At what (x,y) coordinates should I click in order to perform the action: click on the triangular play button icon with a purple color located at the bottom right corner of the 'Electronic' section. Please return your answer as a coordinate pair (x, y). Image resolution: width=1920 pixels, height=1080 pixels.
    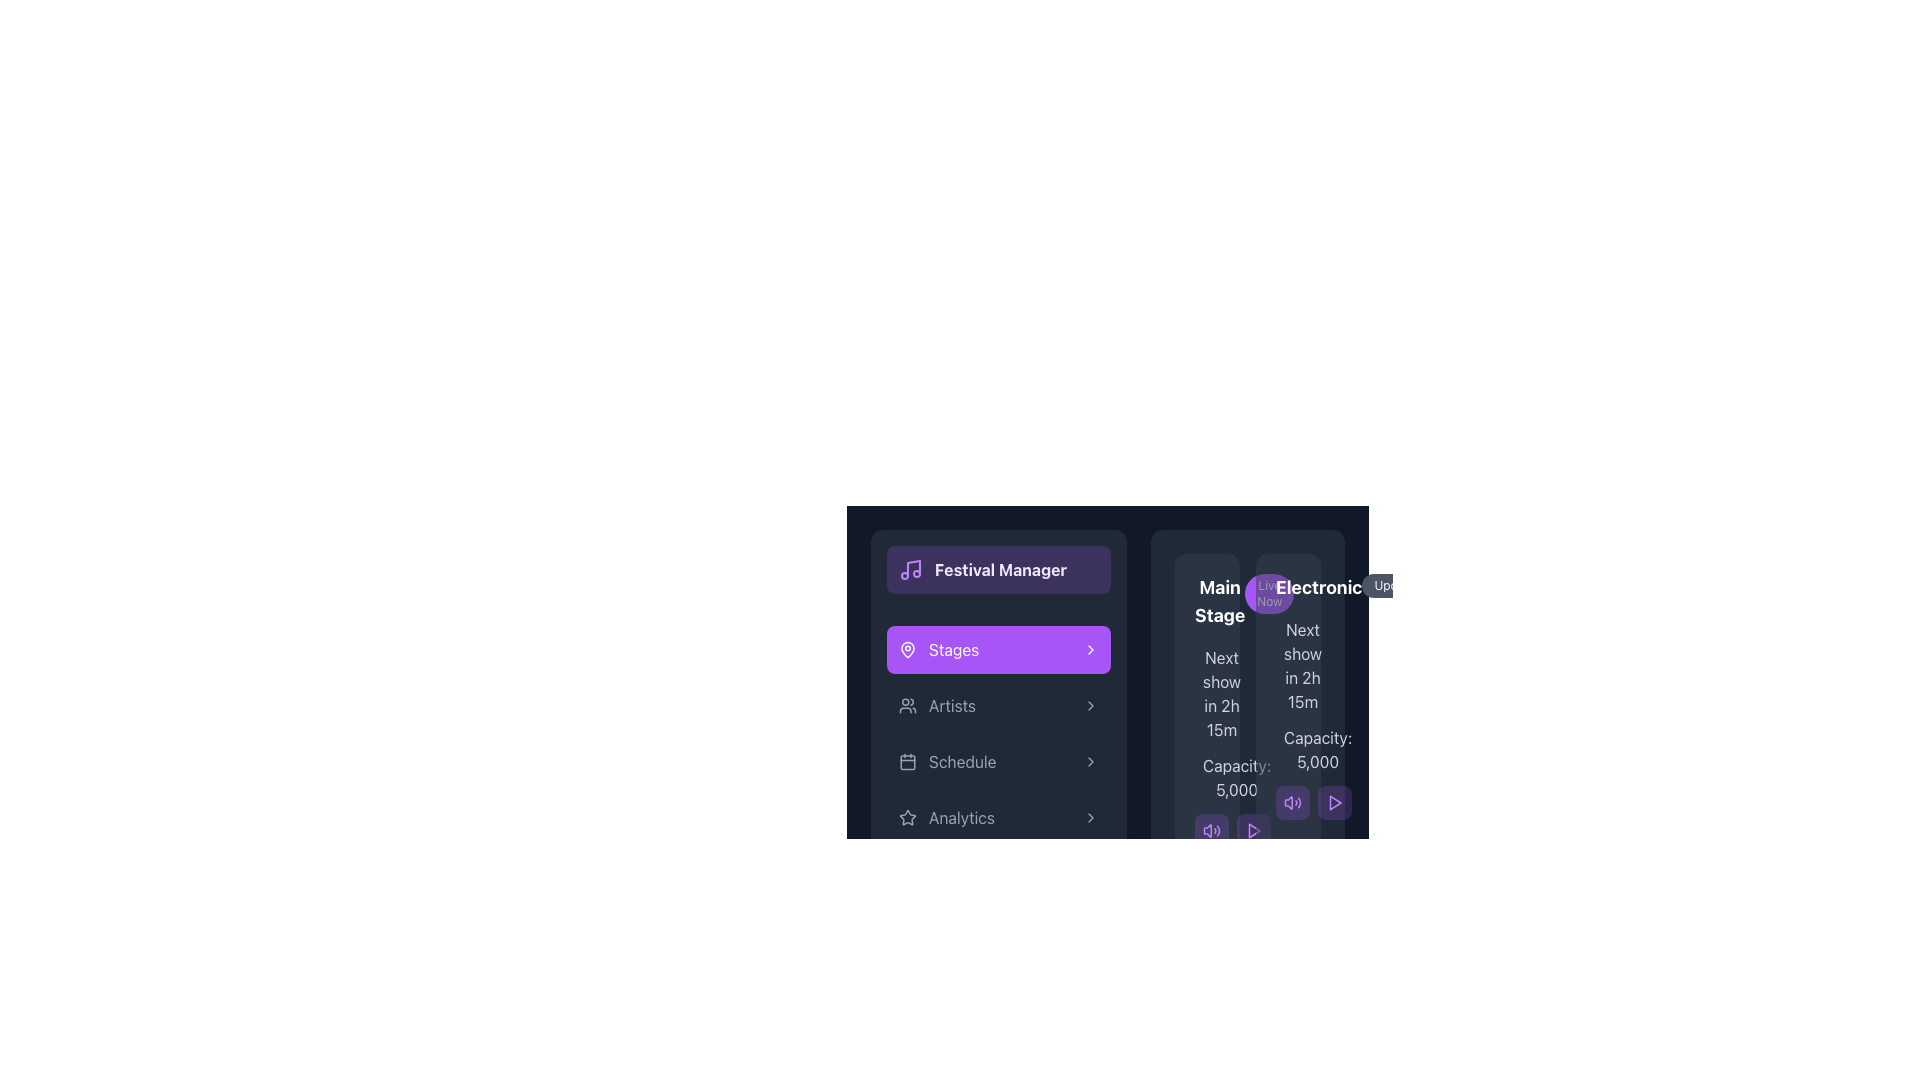
    Looking at the image, I should click on (1334, 801).